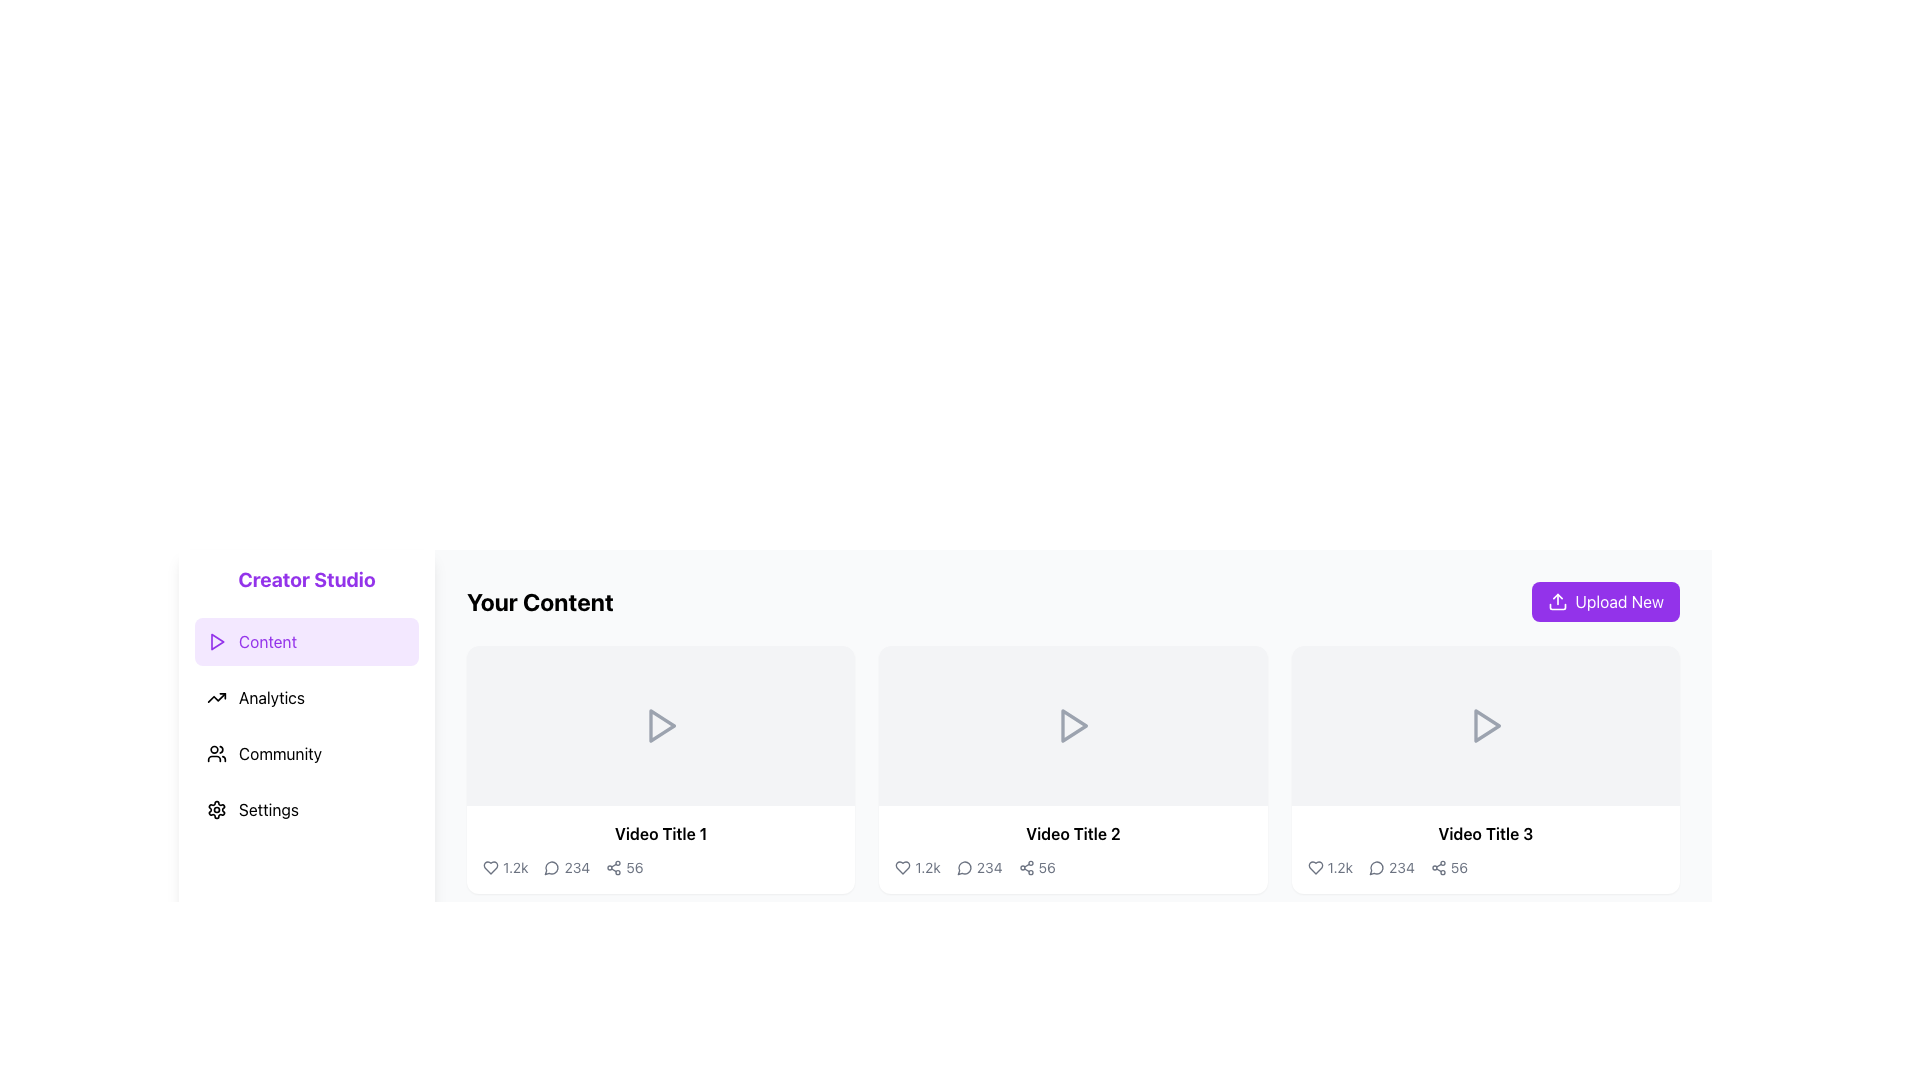 The image size is (1920, 1080). What do you see at coordinates (1449, 866) in the screenshot?
I see `the composite element indicating the number of shares or interactions below 'Video Title 3', located at the bottom-right of the video card` at bounding box center [1449, 866].